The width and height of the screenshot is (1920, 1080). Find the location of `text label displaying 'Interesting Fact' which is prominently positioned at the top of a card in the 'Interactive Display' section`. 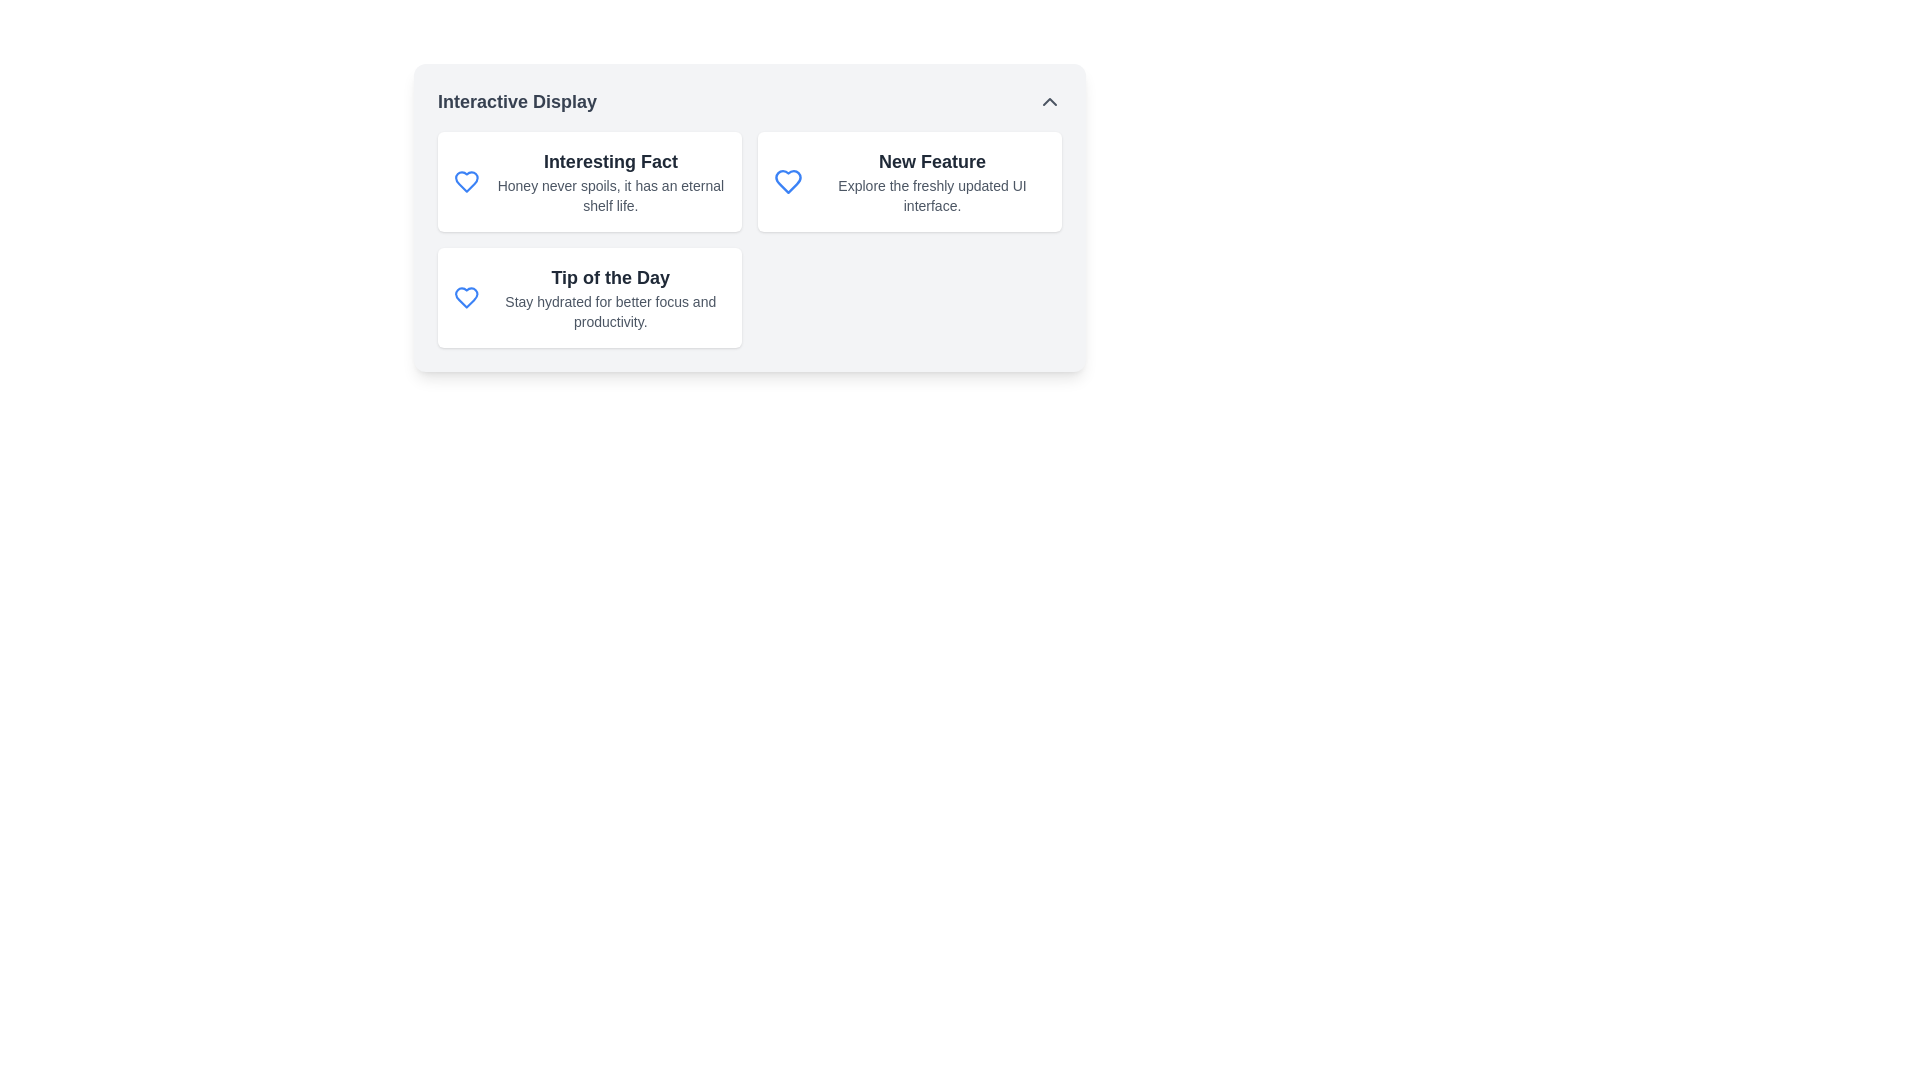

text label displaying 'Interesting Fact' which is prominently positioned at the top of a card in the 'Interactive Display' section is located at coordinates (609, 161).